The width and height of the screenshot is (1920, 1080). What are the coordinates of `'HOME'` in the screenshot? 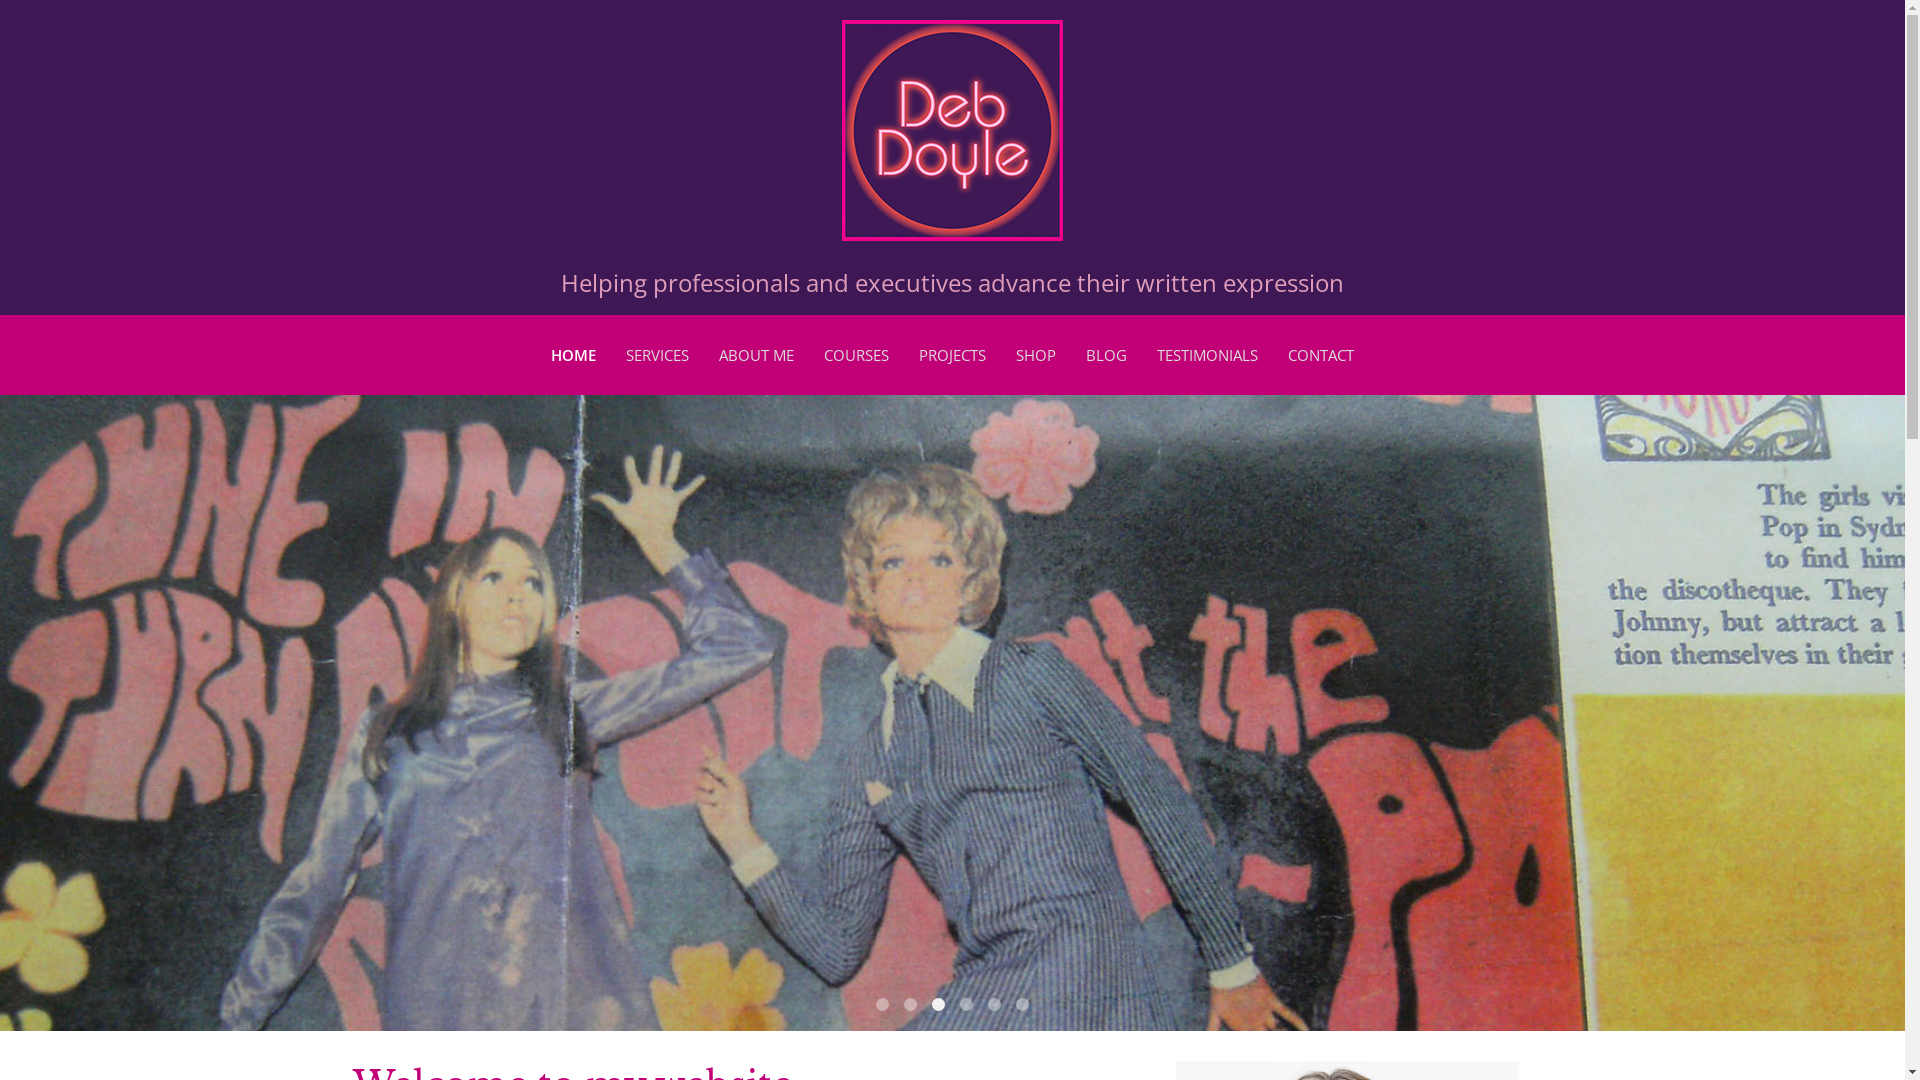 It's located at (572, 353).